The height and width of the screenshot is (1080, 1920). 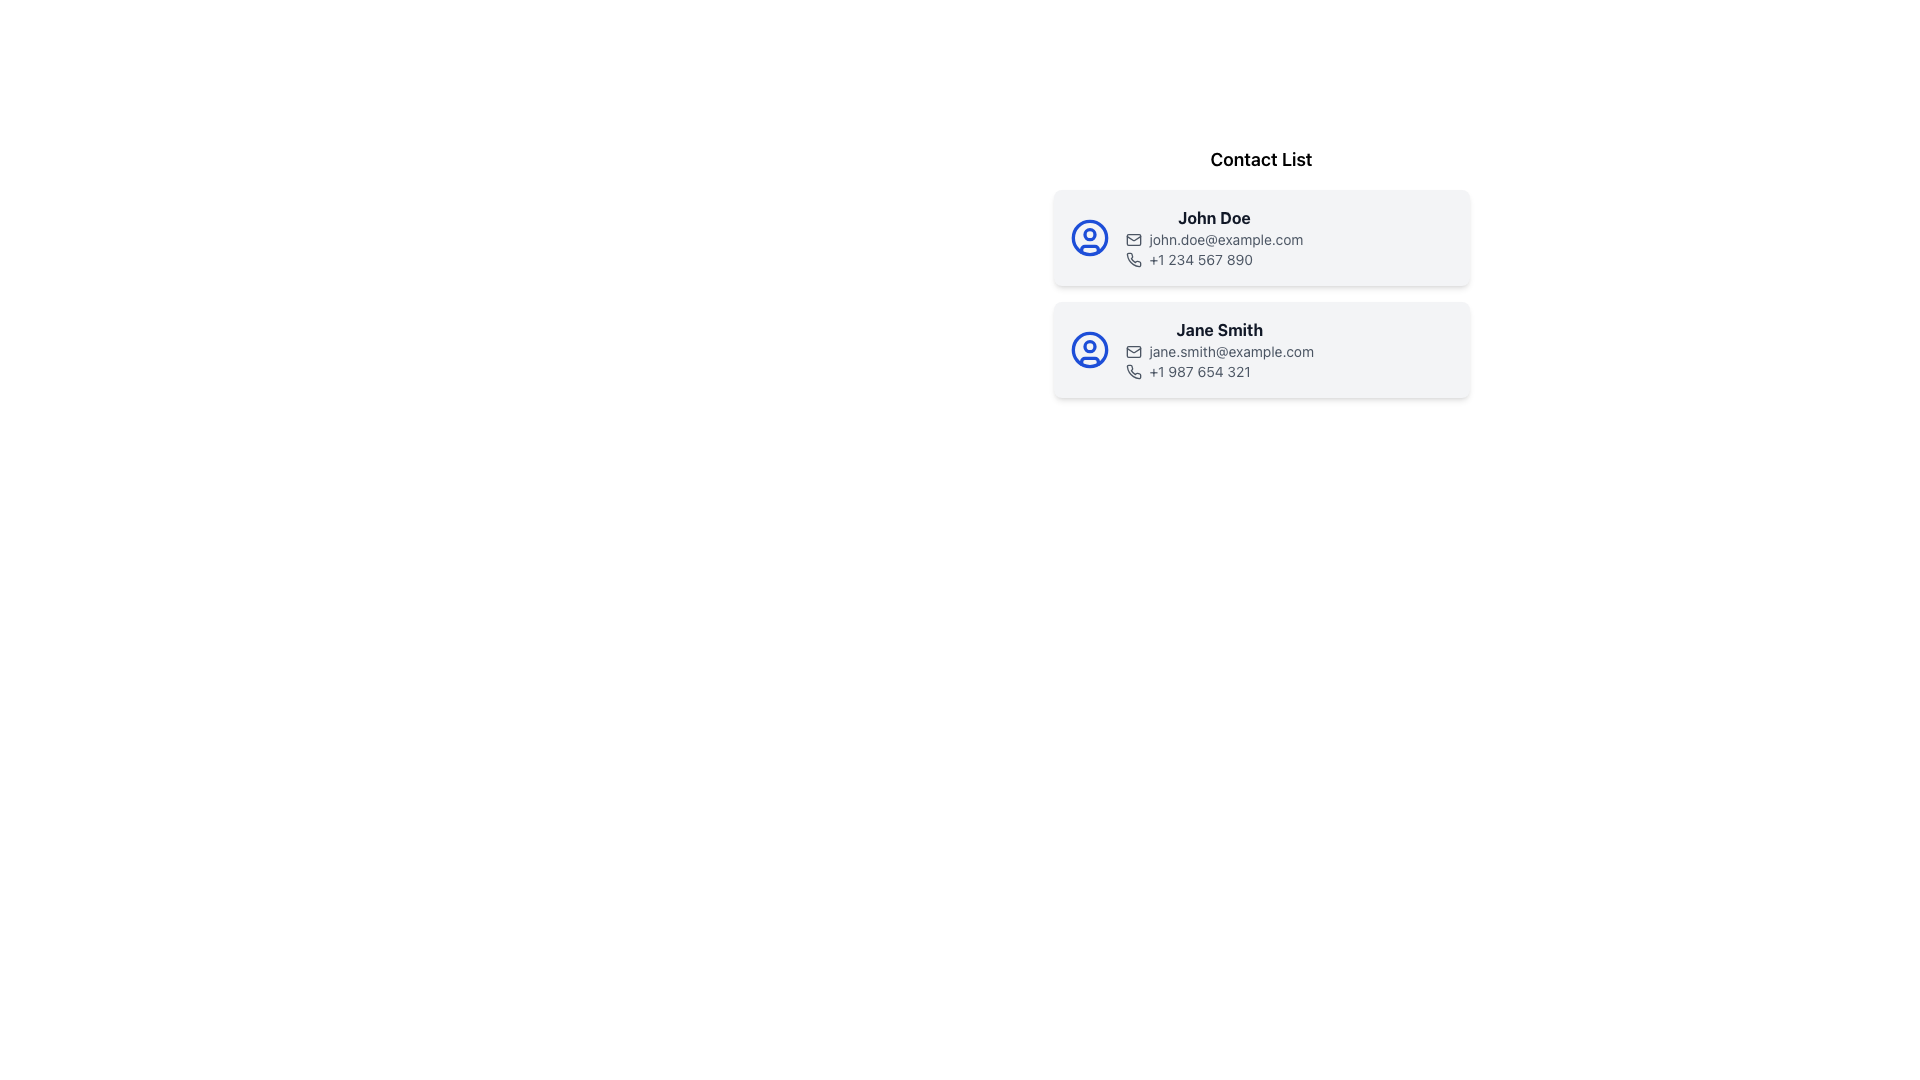 I want to click on the Graphical Icon Component representing the contact profile for 'John Doe', located to the left of the contact's name, email, and phone number in the list, so click(x=1088, y=237).